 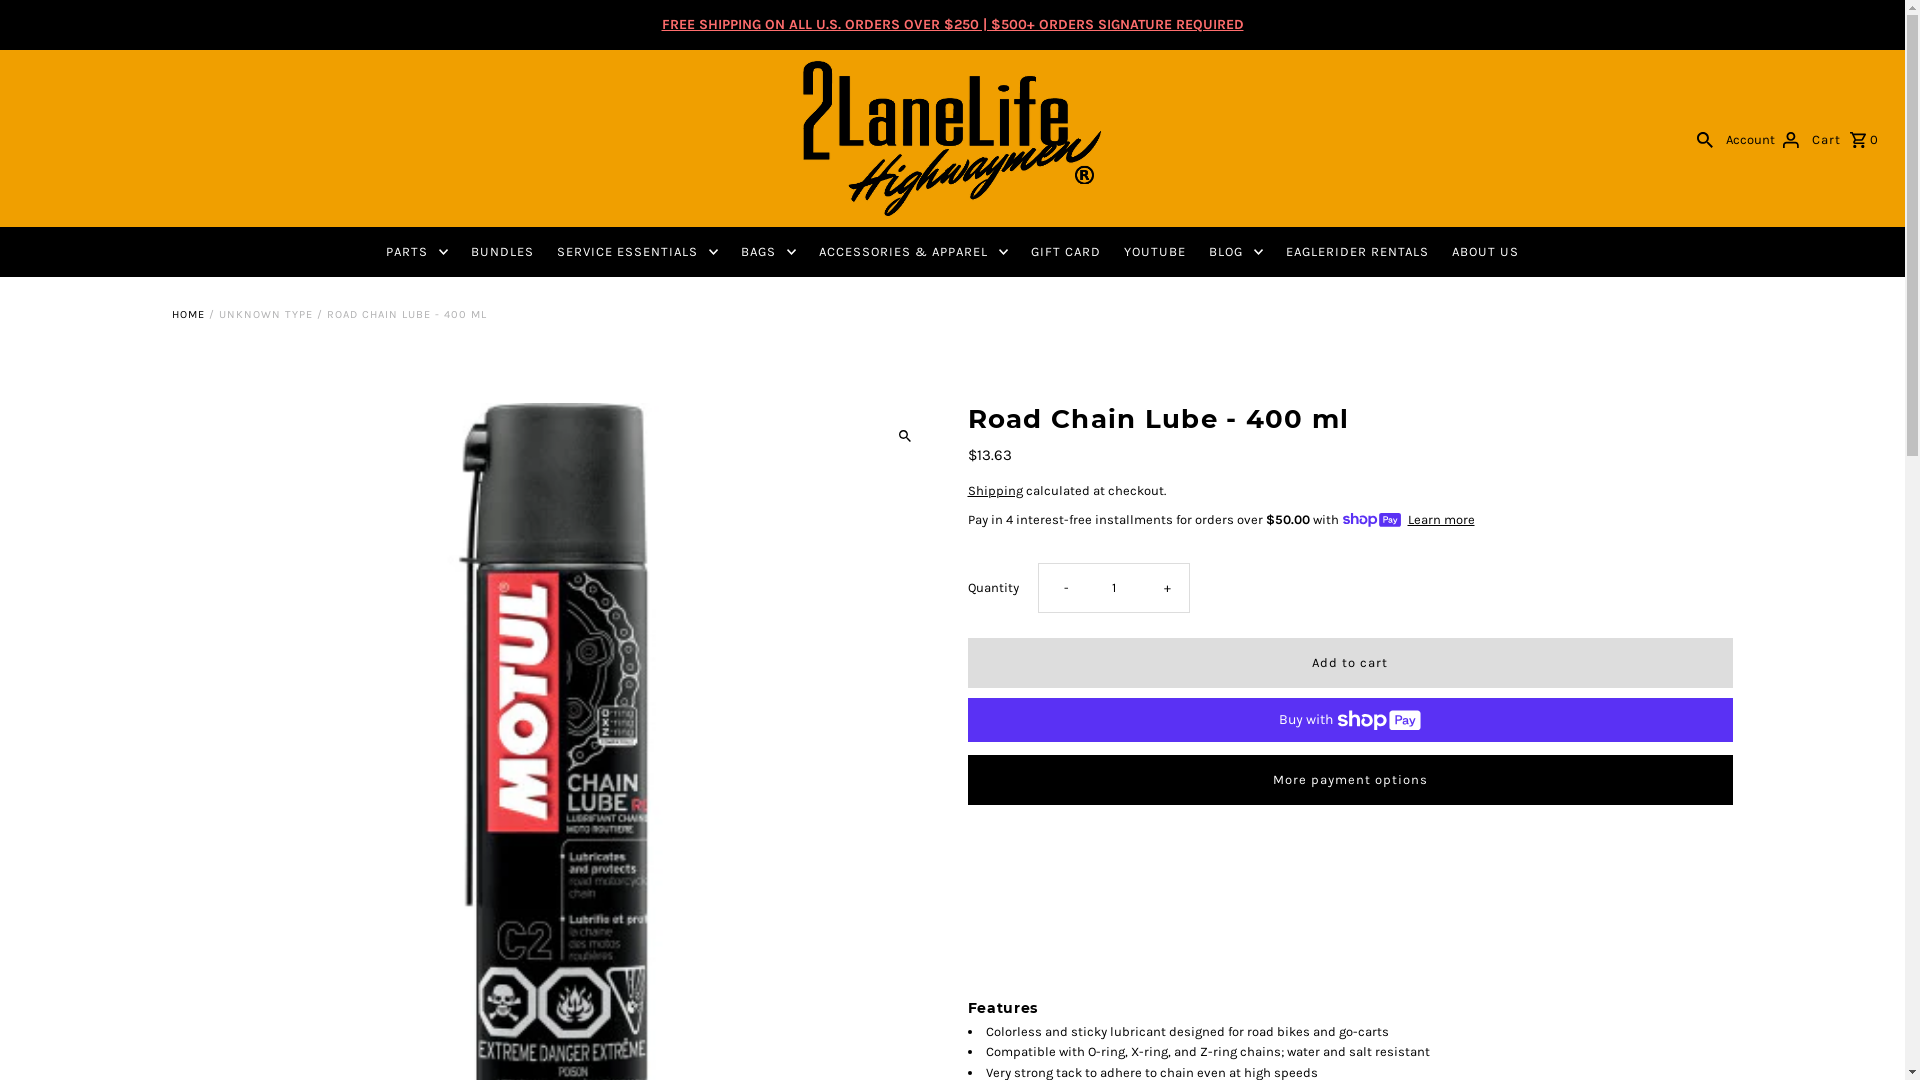 I want to click on 'Decrease quantity for Road Chain Lube - 400 ml, so click(x=1037, y=586).